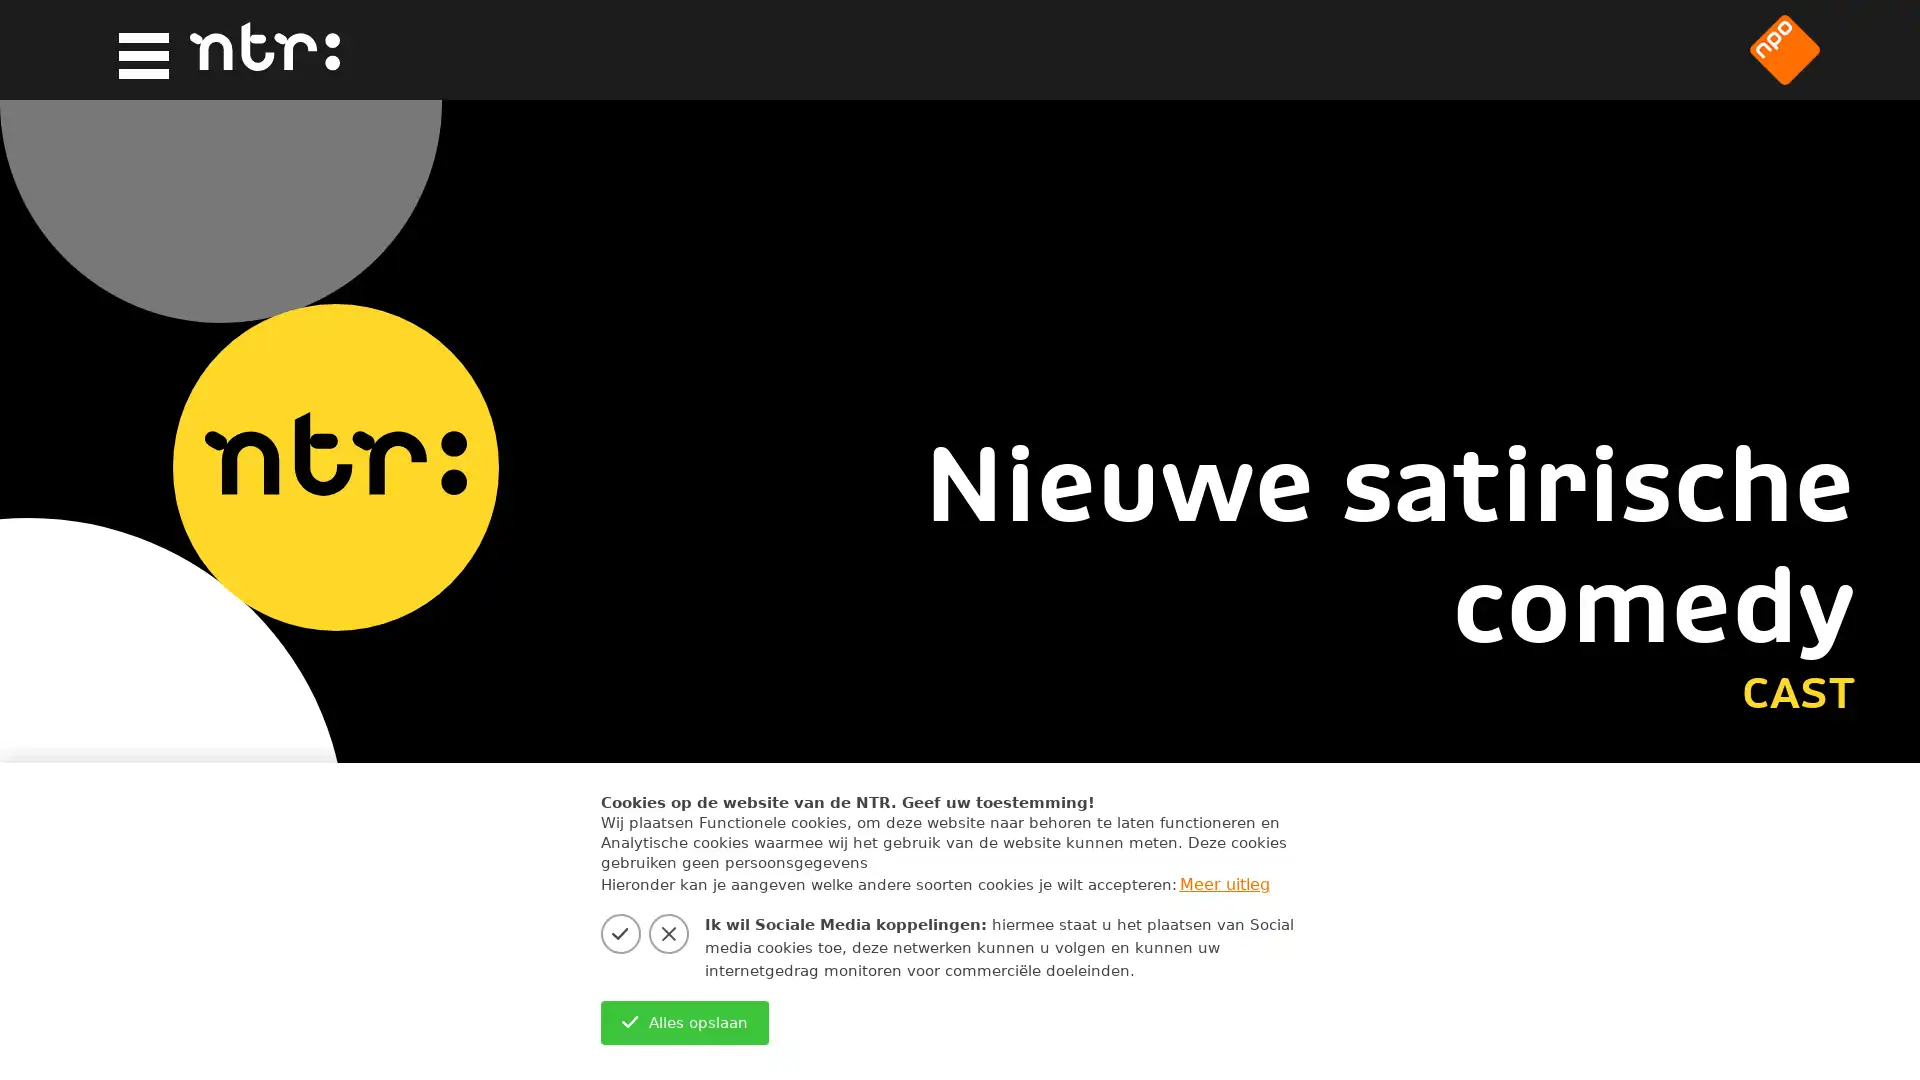 The width and height of the screenshot is (1920, 1080). What do you see at coordinates (136, 50) in the screenshot?
I see `Hoofdmenu` at bounding box center [136, 50].